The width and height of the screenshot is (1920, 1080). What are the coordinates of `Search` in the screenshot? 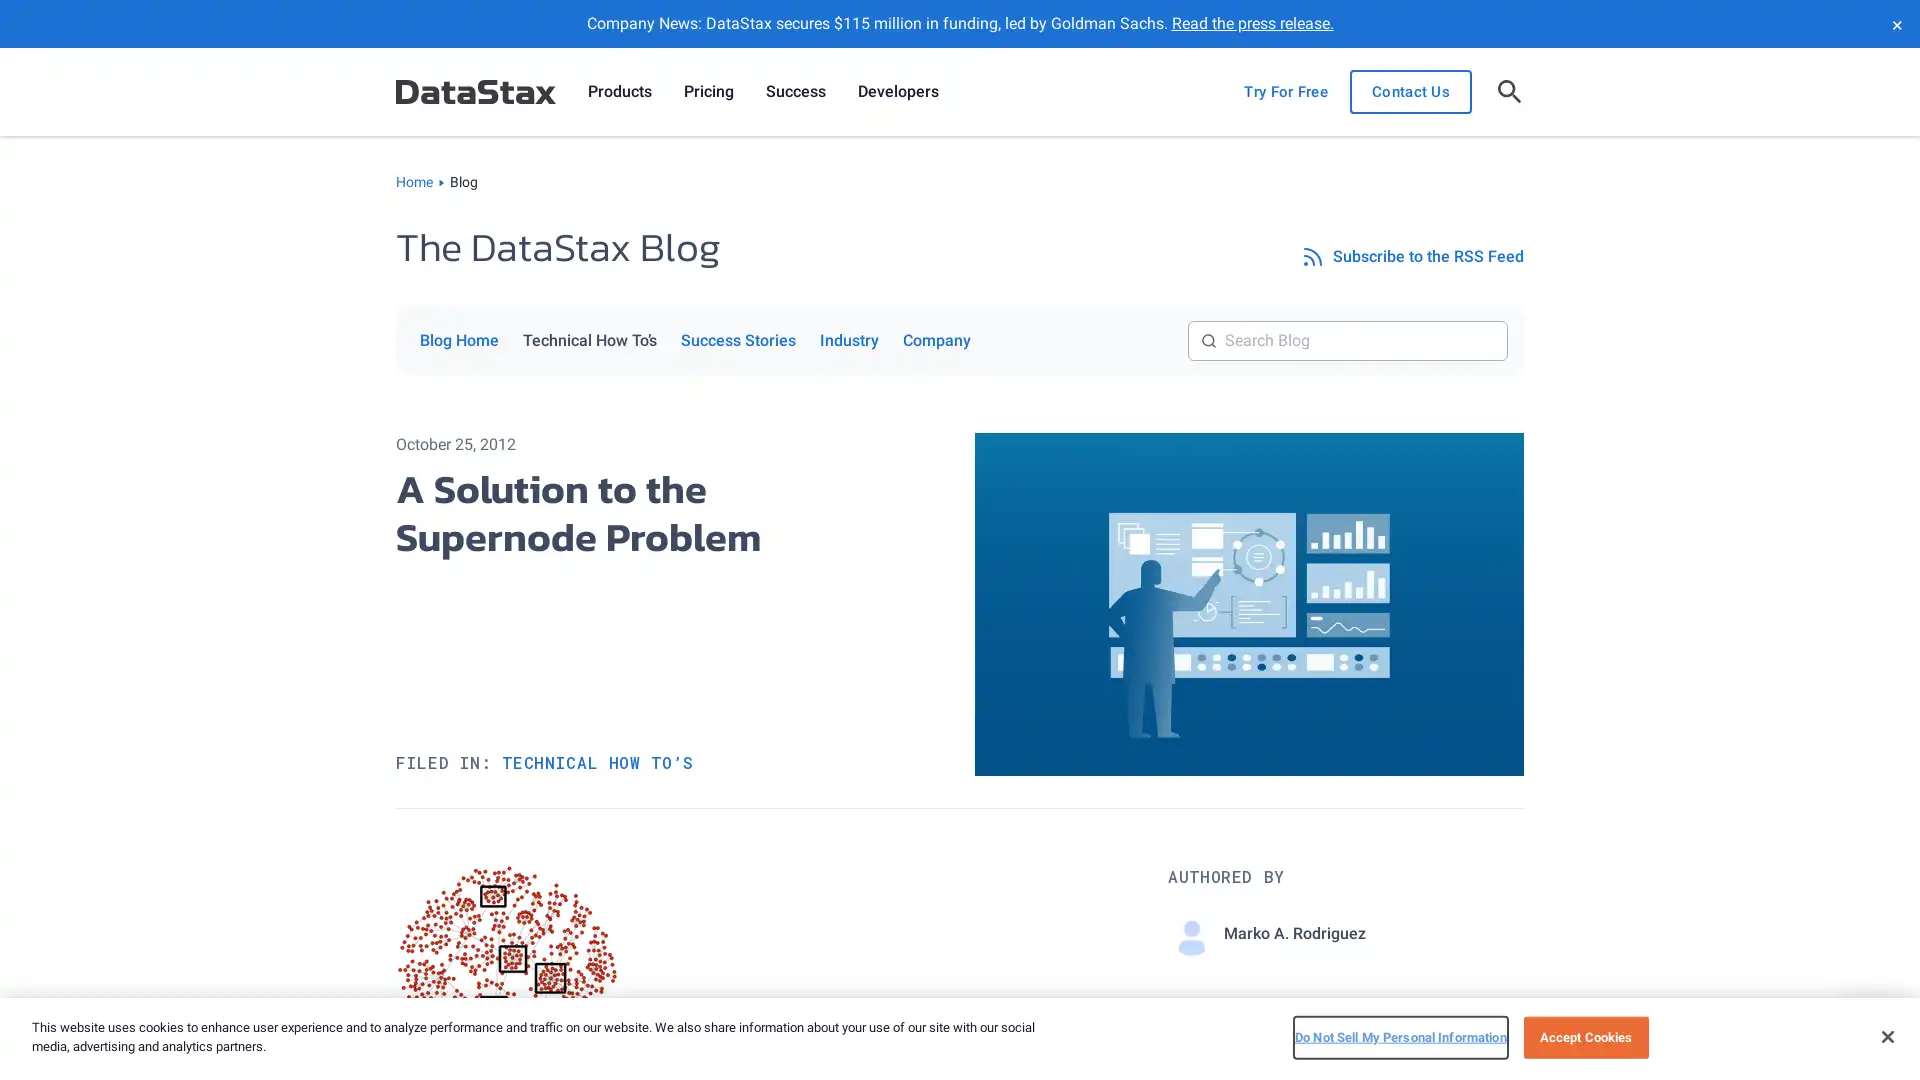 It's located at (1507, 319).